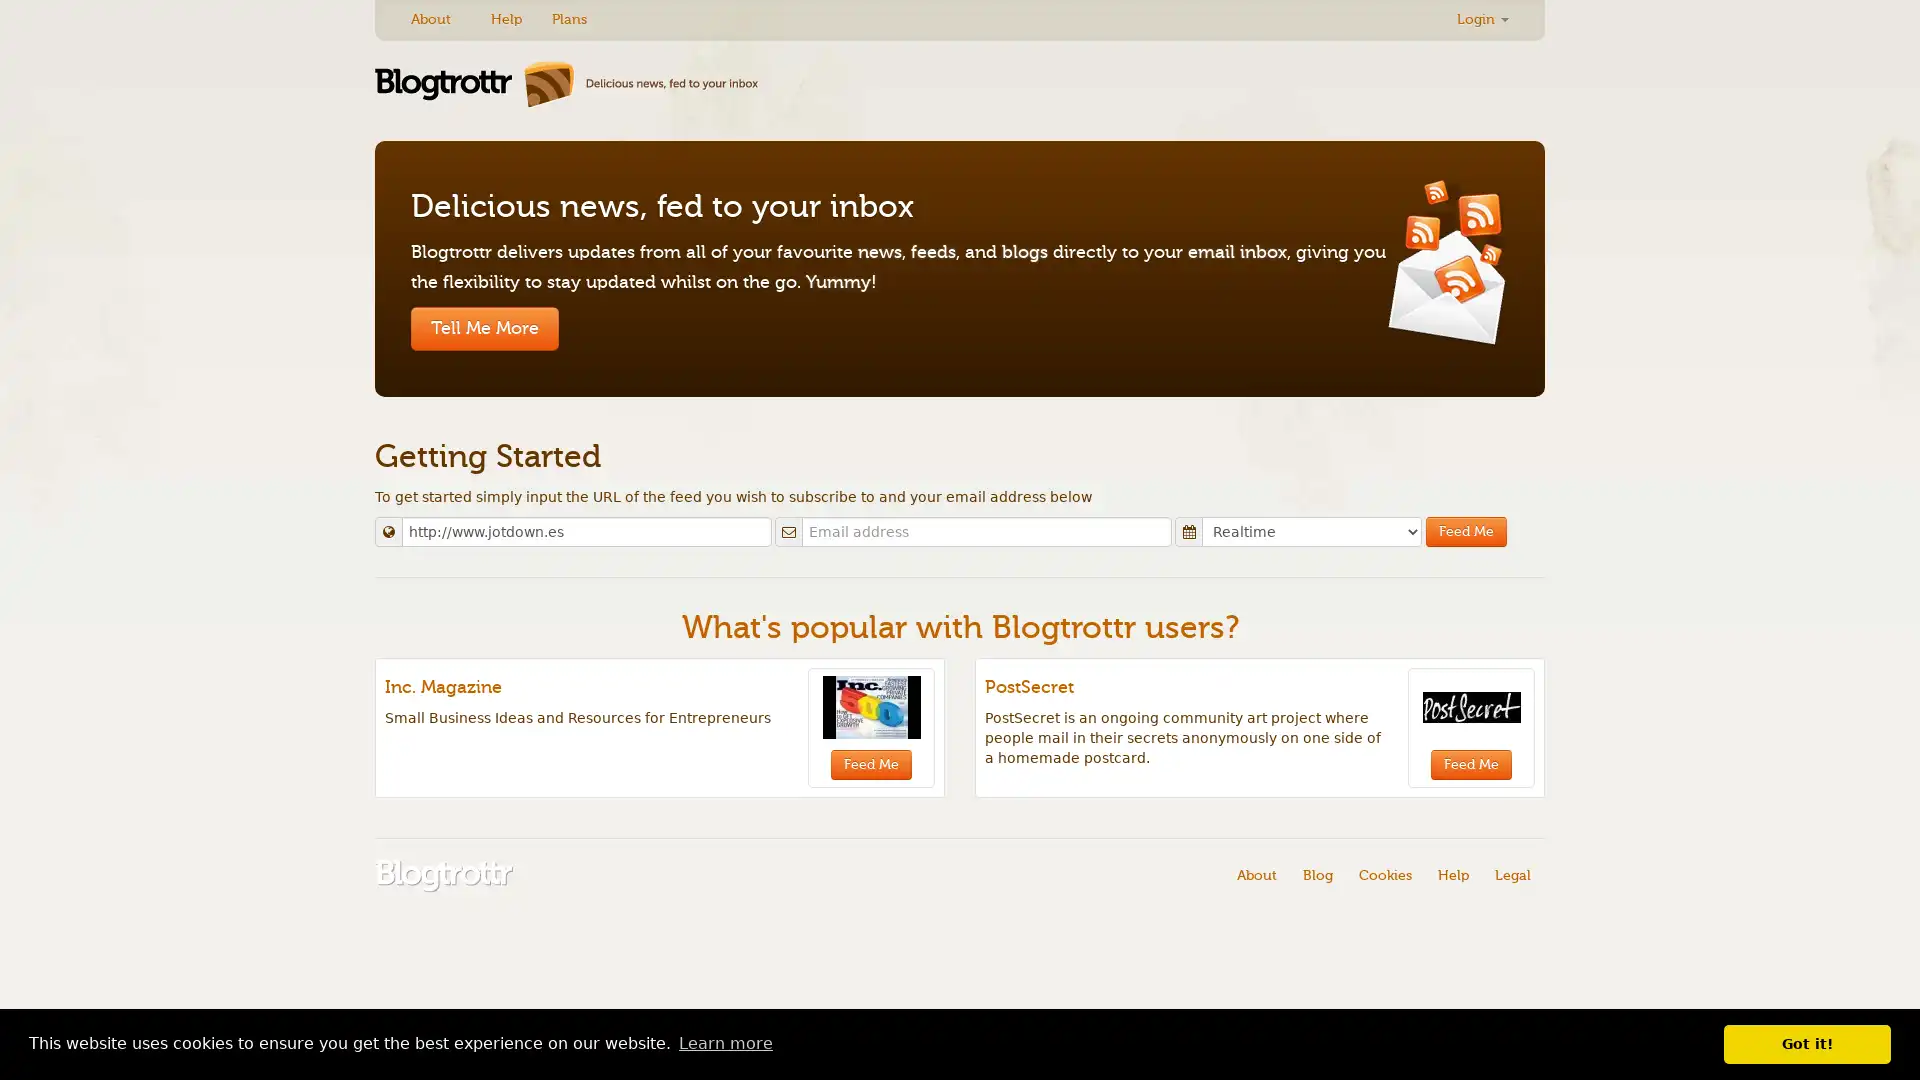  What do you see at coordinates (1466, 531) in the screenshot?
I see `Feed Me` at bounding box center [1466, 531].